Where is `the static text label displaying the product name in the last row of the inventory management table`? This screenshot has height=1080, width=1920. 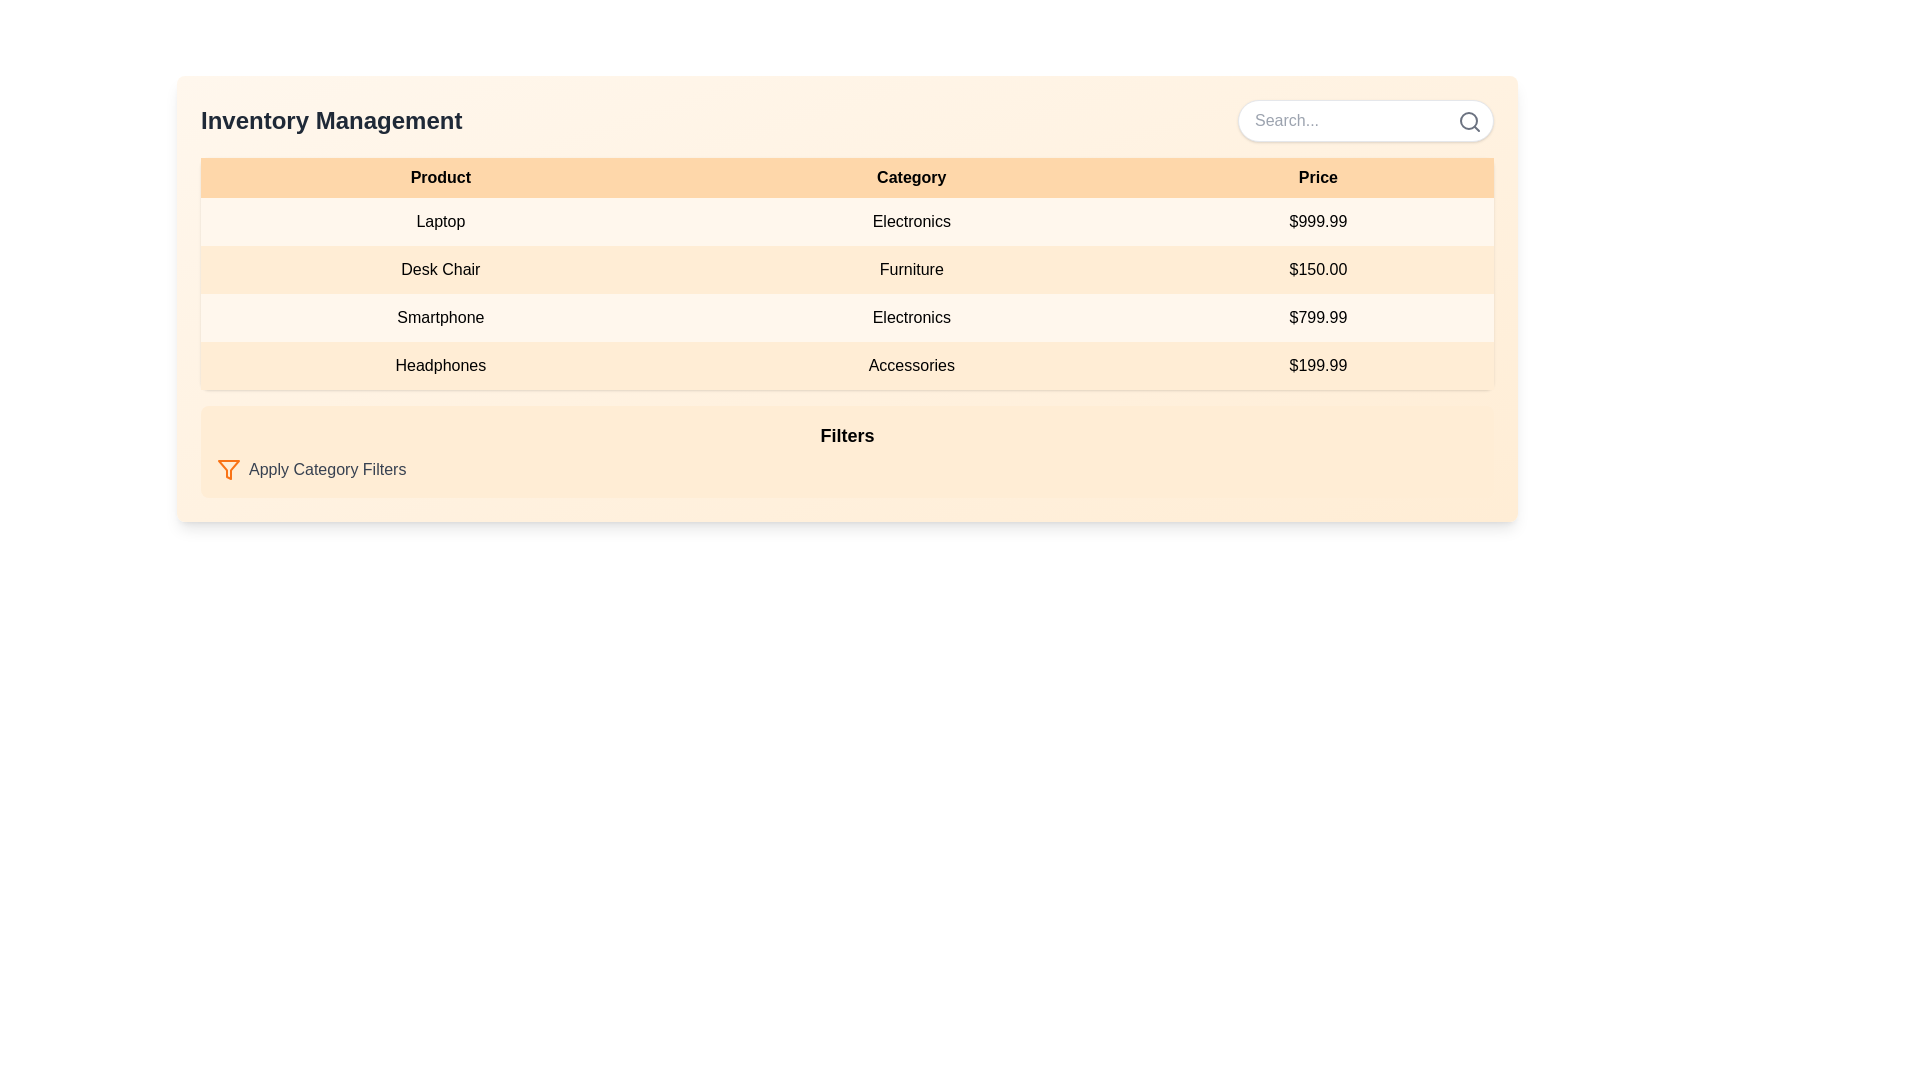
the static text label displaying the product name in the last row of the inventory management table is located at coordinates (439, 366).